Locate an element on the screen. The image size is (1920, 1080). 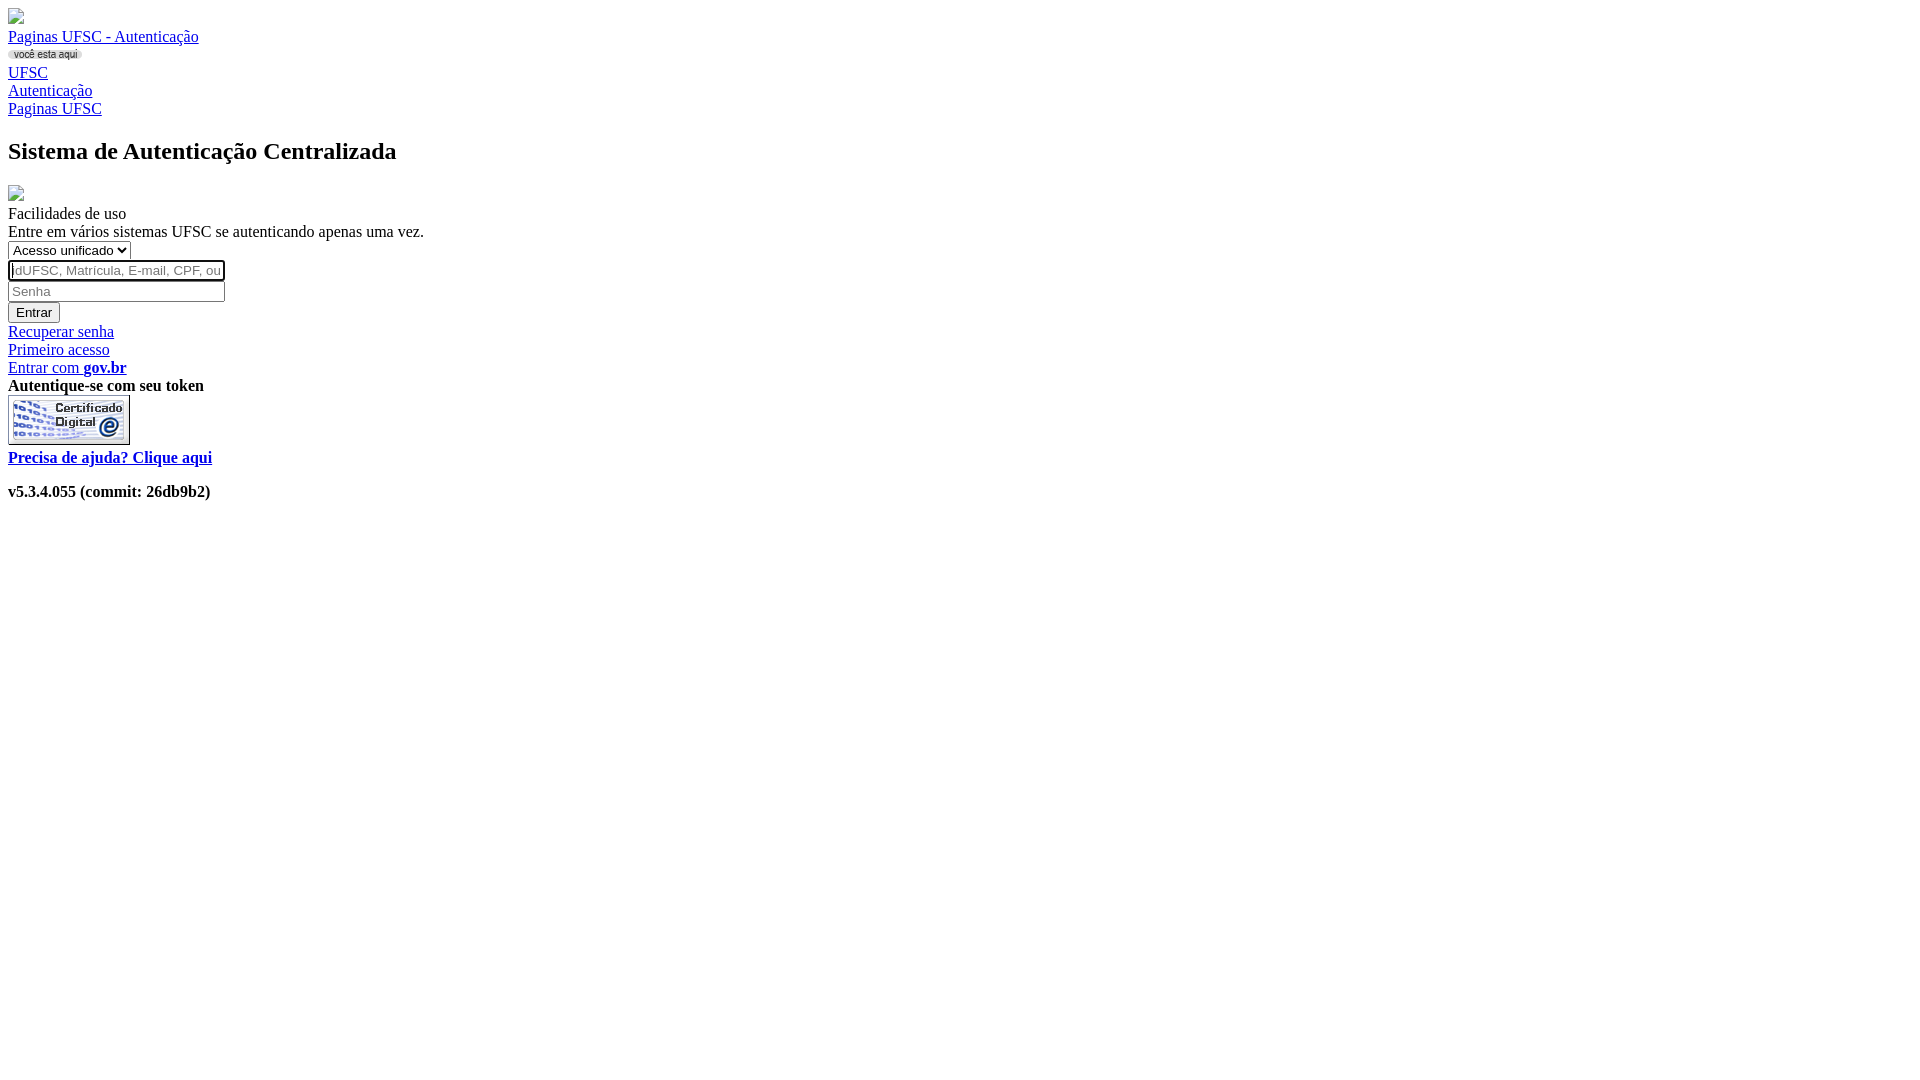
'Paginas UFSC' is located at coordinates (54, 108).